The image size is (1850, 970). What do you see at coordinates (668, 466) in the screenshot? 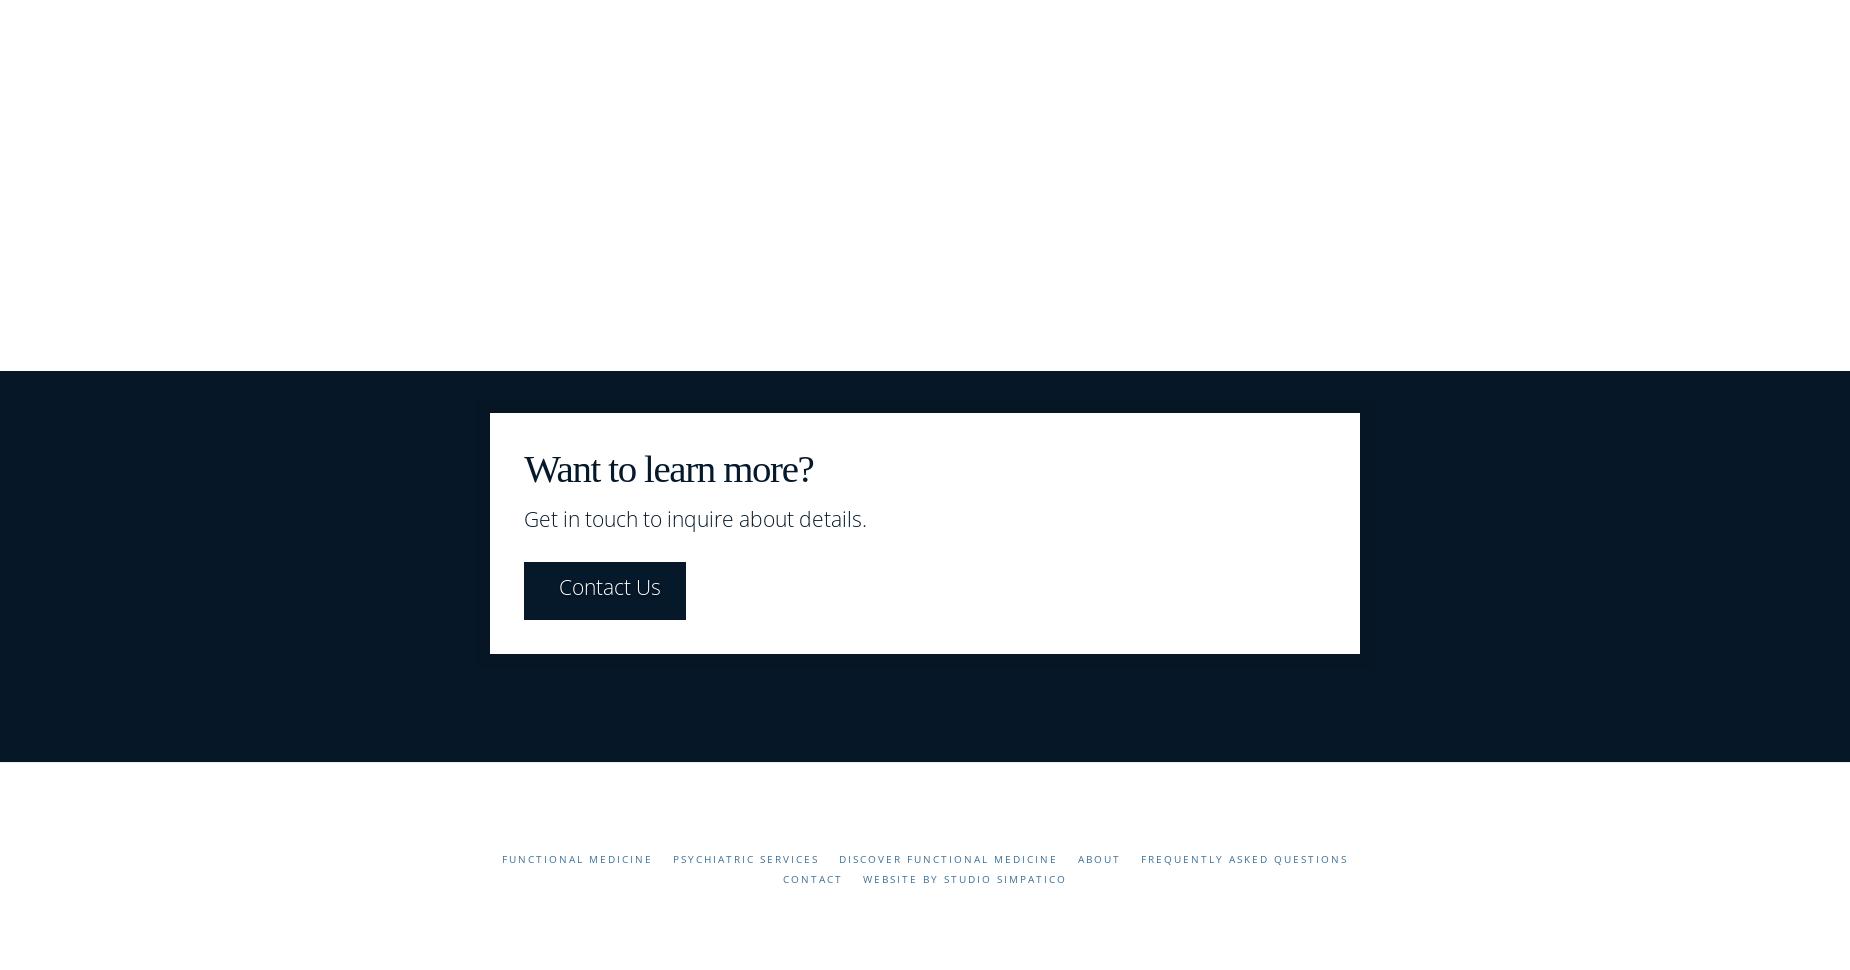
I see `'Want to learn more?'` at bounding box center [668, 466].